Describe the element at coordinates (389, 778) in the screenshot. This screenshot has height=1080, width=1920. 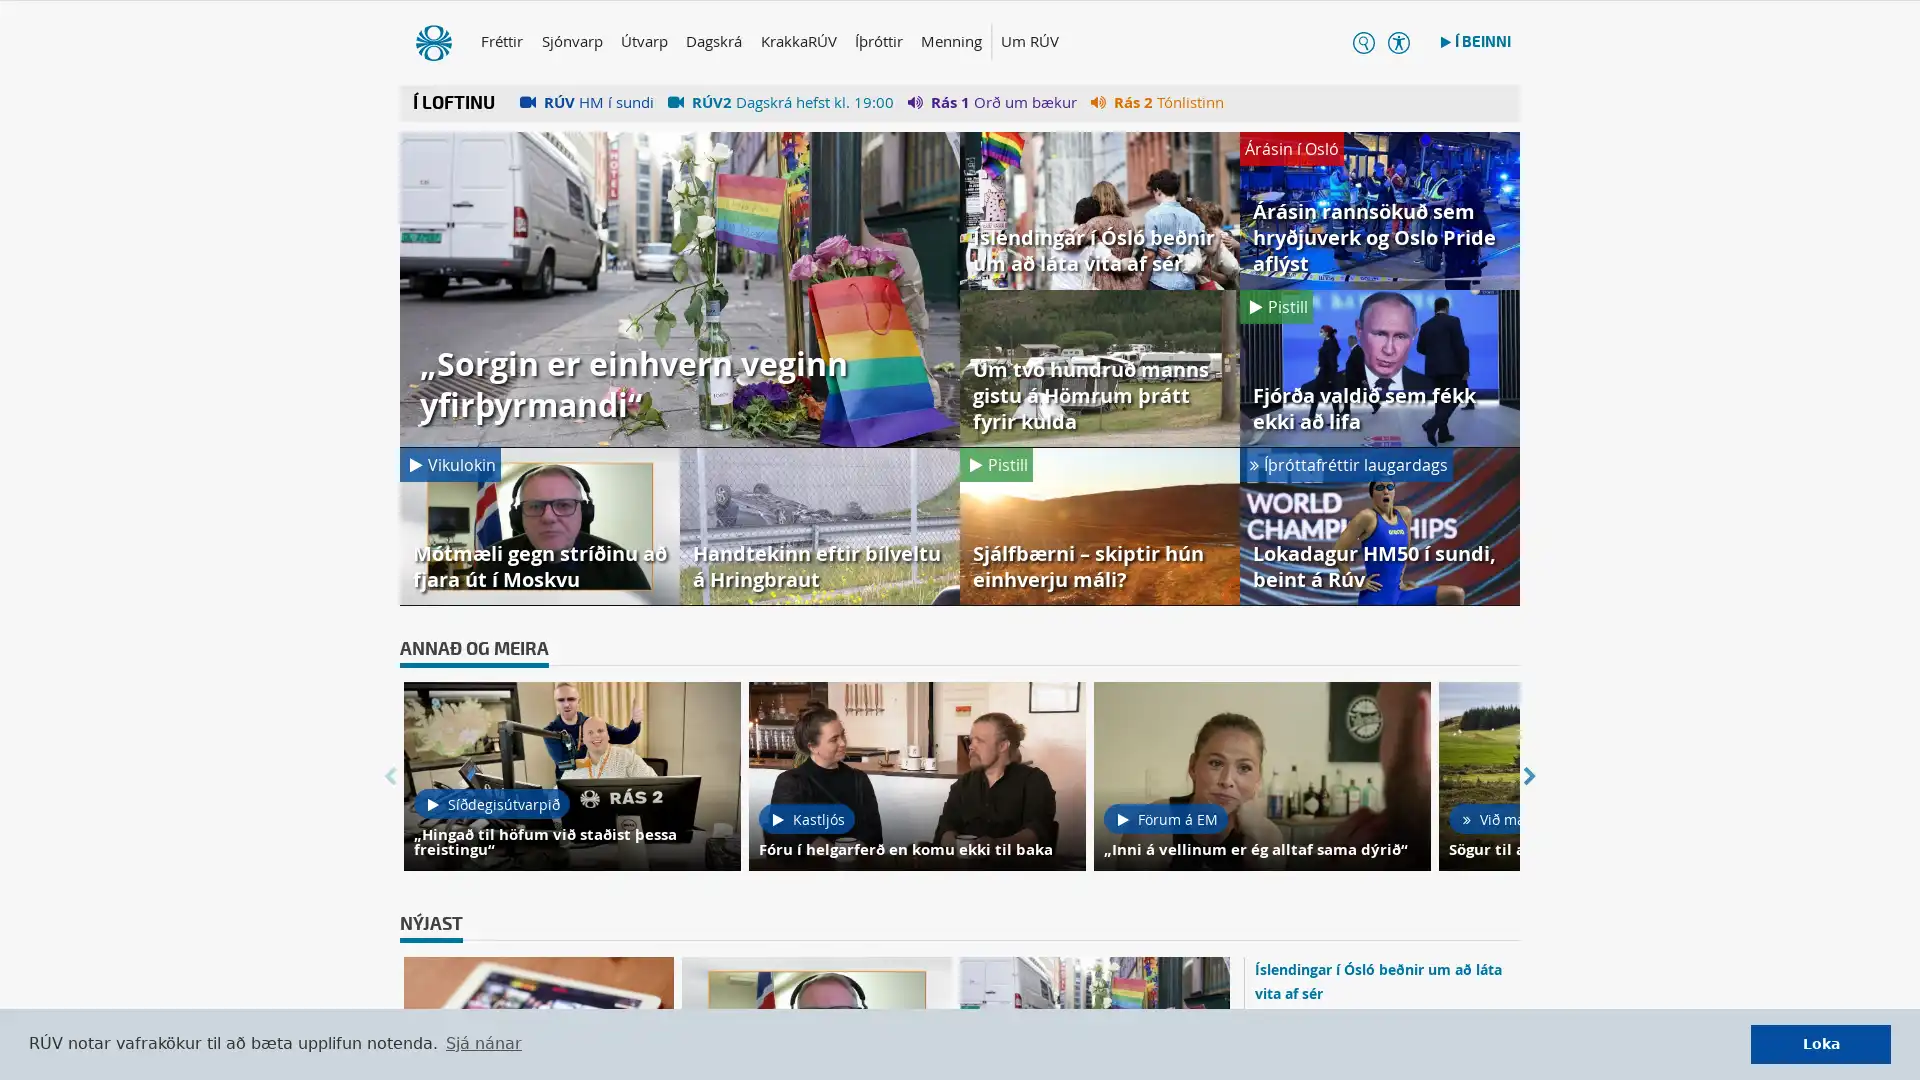
I see `Previous` at that location.